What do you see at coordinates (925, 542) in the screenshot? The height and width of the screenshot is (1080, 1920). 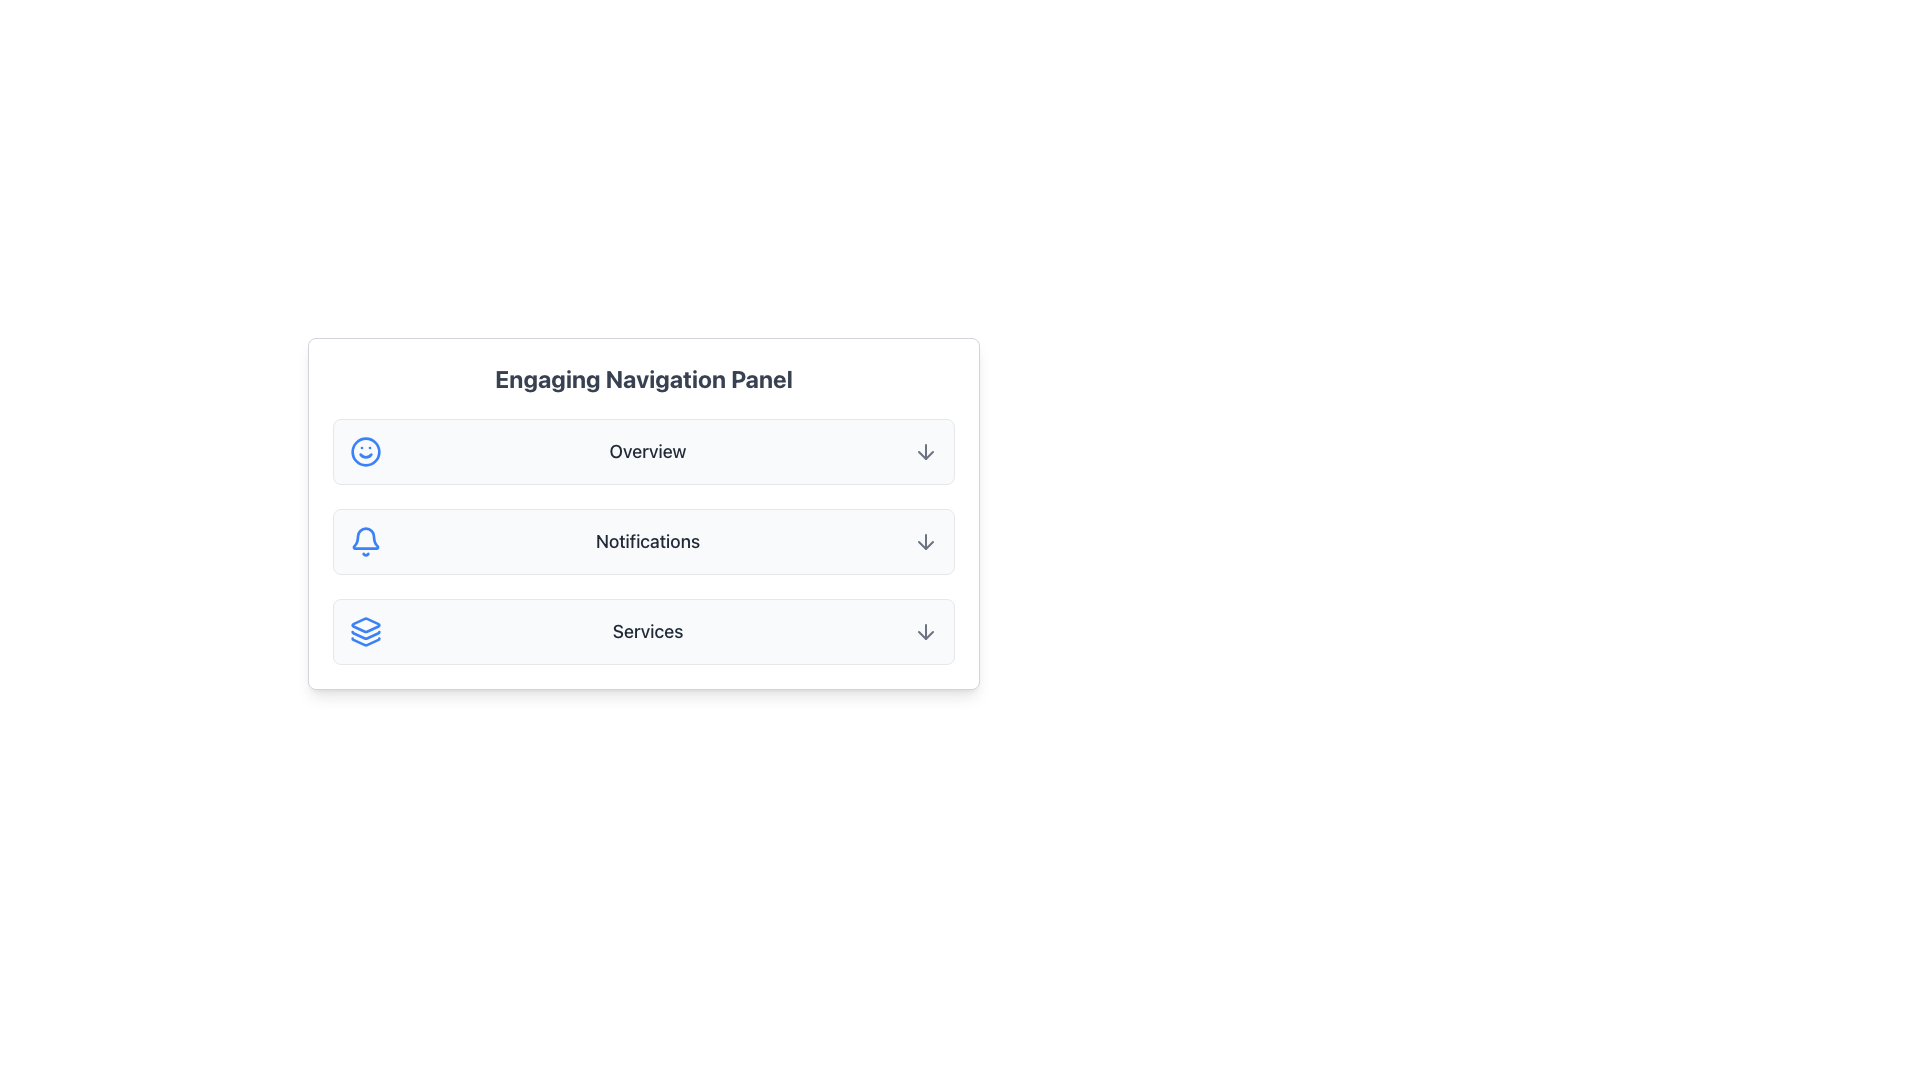 I see `the arrow icon located to the right of the 'Notifications' text` at bounding box center [925, 542].